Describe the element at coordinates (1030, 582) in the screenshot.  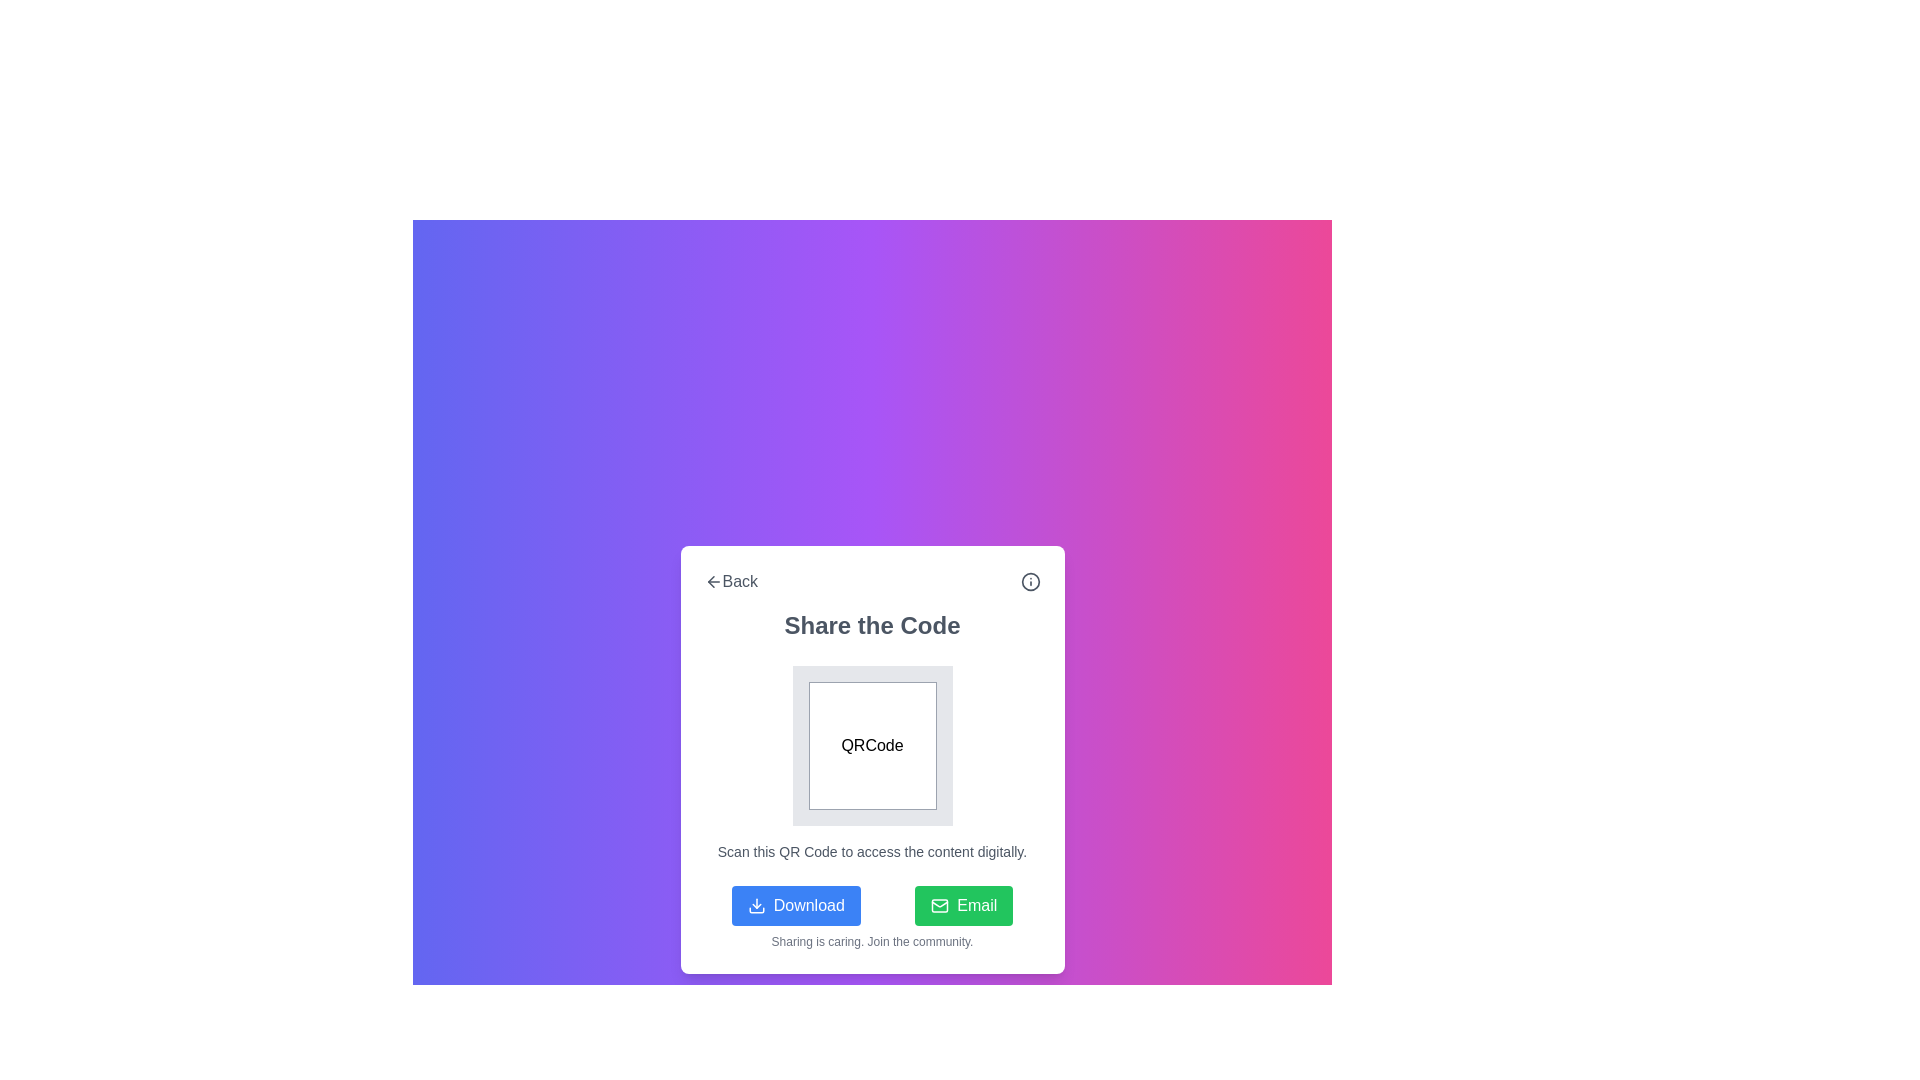
I see `the circular graphical element with a black outline and white background, located in the top-right corner of the modal window` at that location.